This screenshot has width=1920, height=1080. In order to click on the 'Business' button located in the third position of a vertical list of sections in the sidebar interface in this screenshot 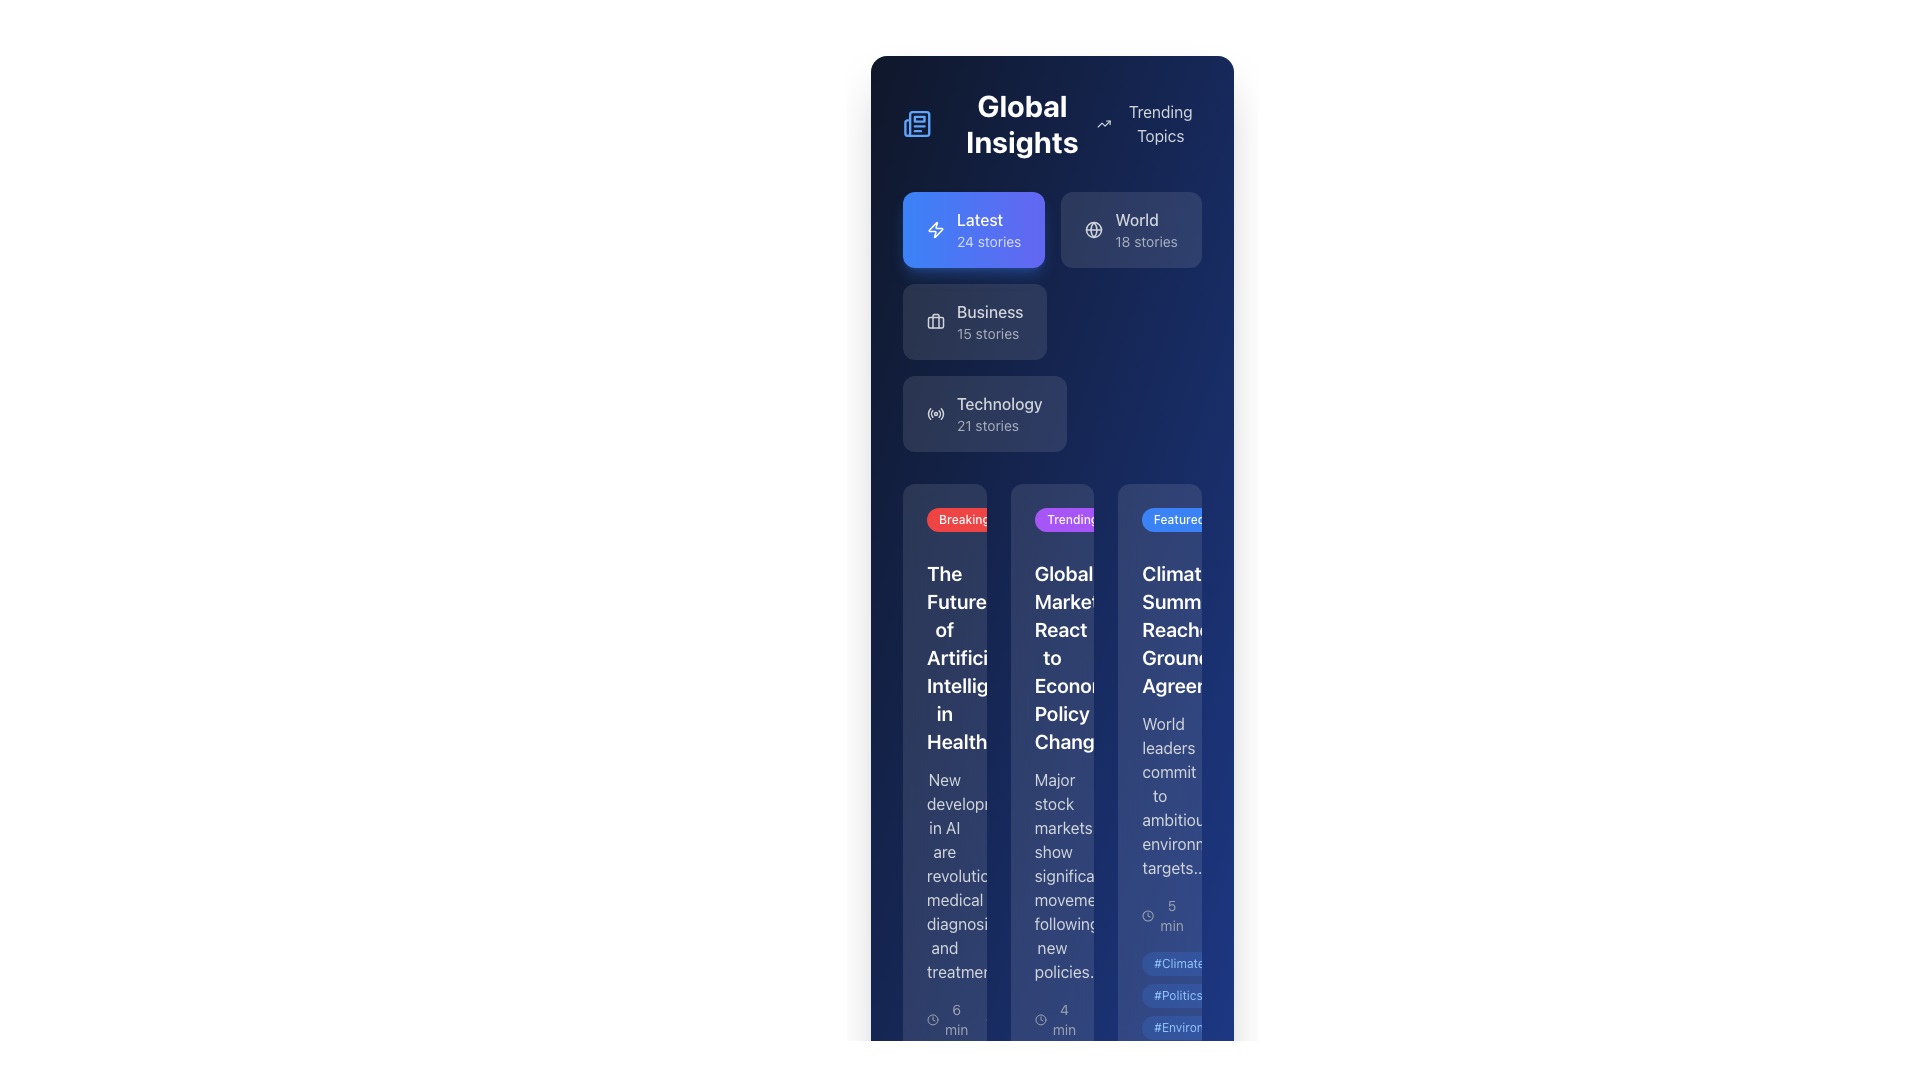, I will do `click(974, 320)`.